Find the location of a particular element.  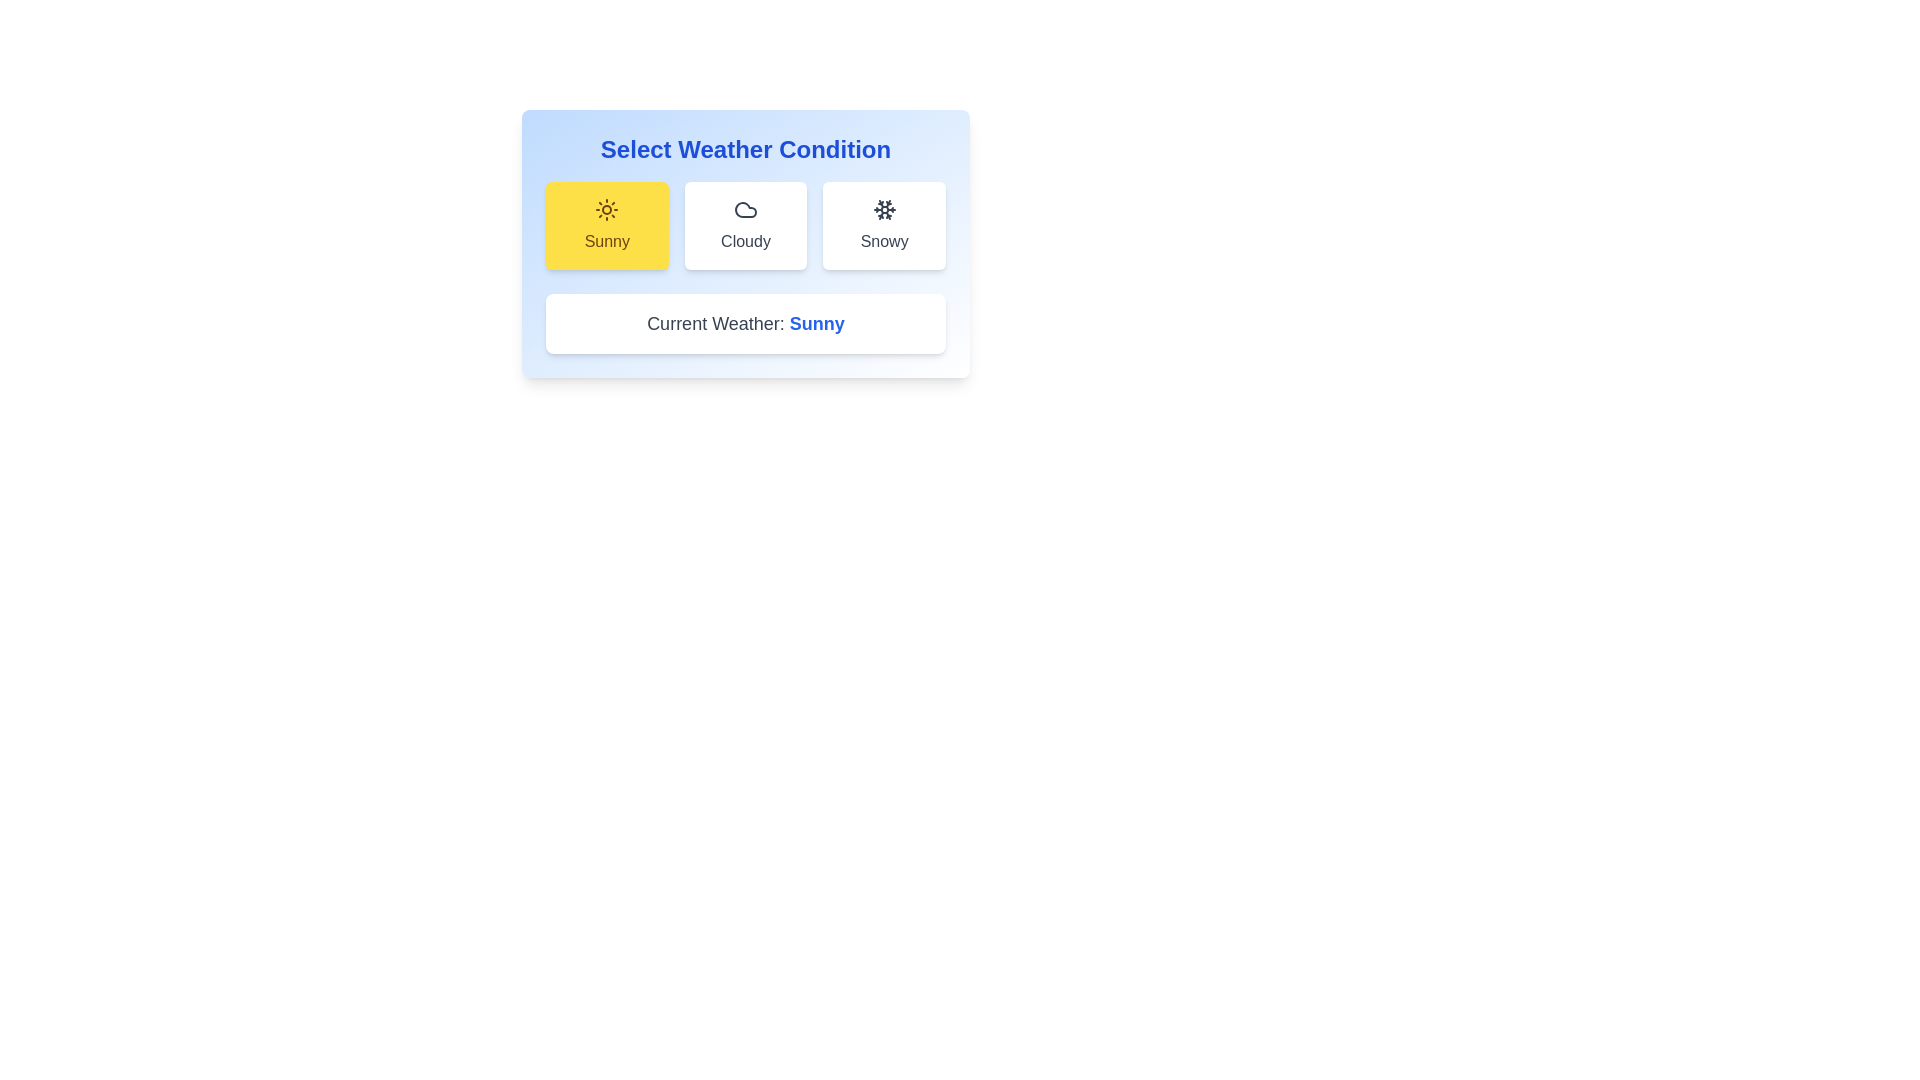

the snowflake icon located in the 'Snowy' option of the weather selection interface is located at coordinates (883, 209).